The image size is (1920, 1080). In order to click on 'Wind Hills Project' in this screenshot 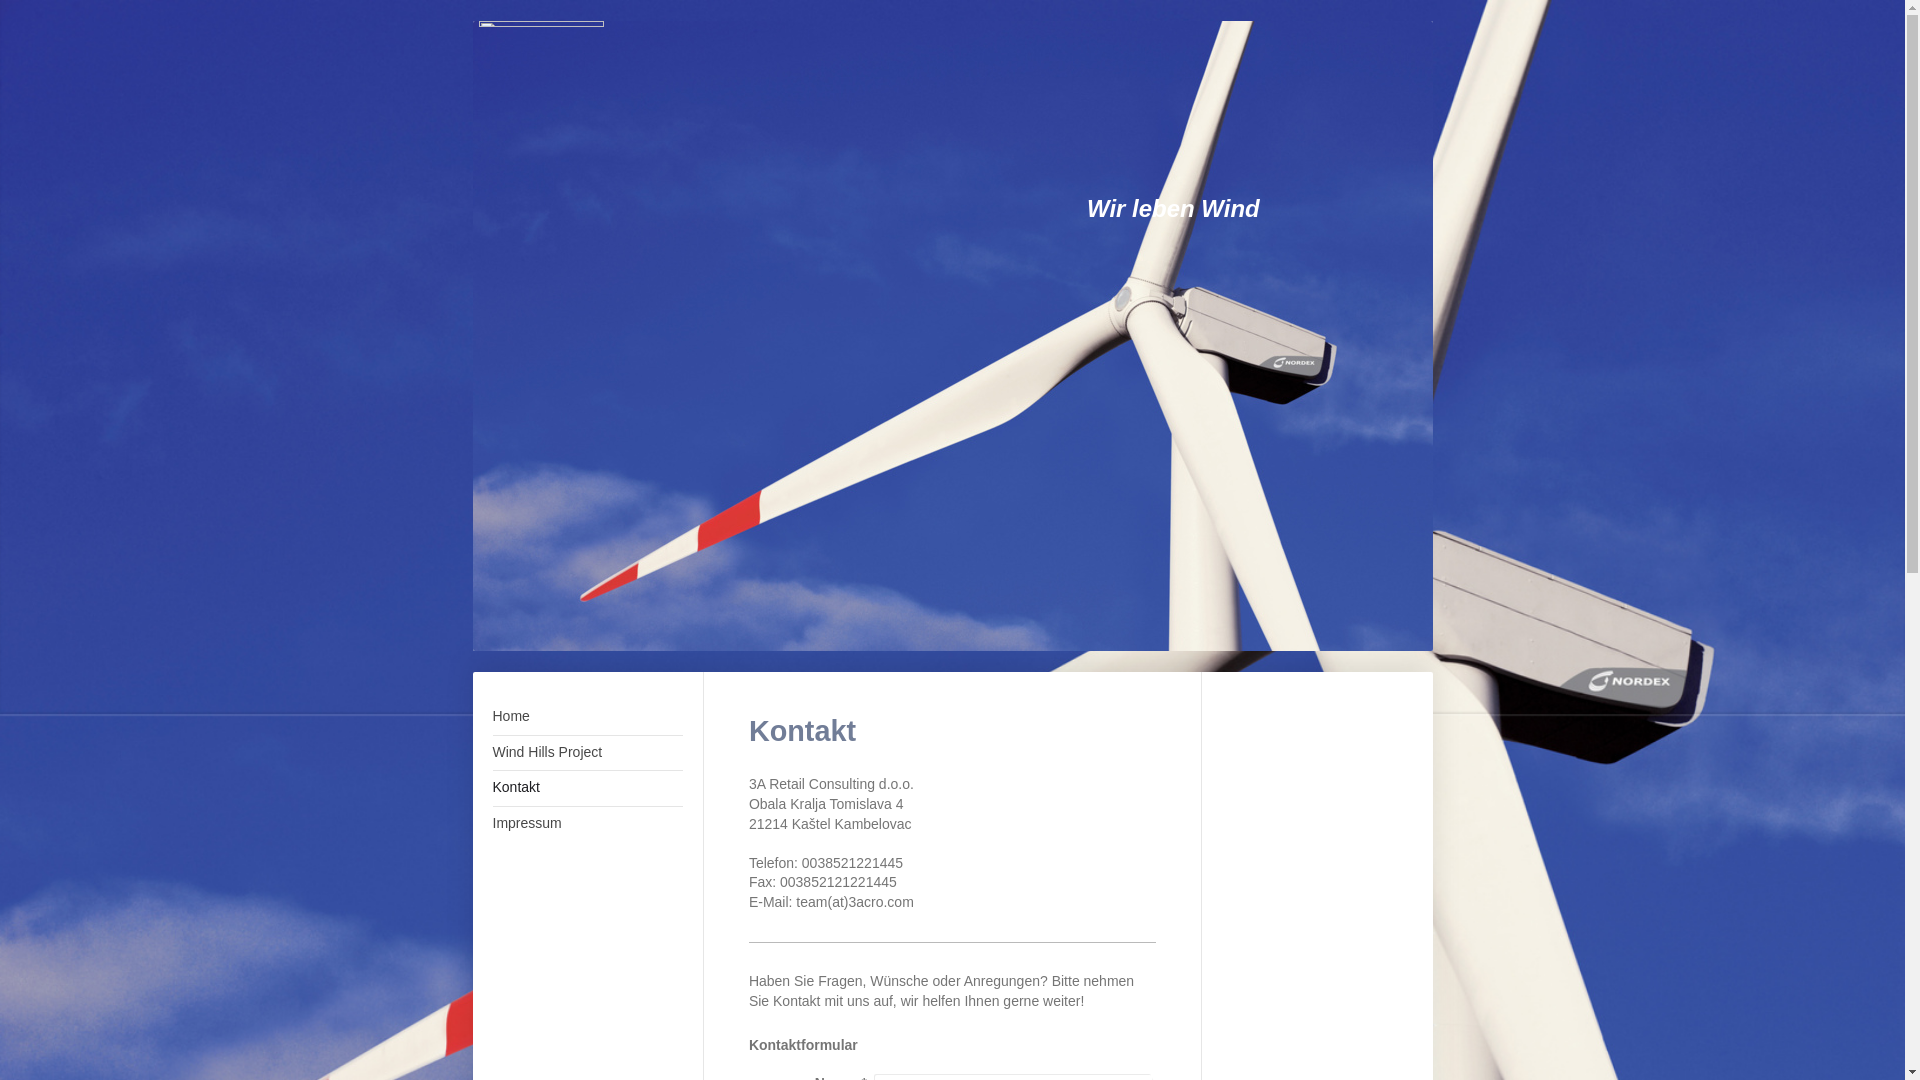, I will do `click(585, 753)`.